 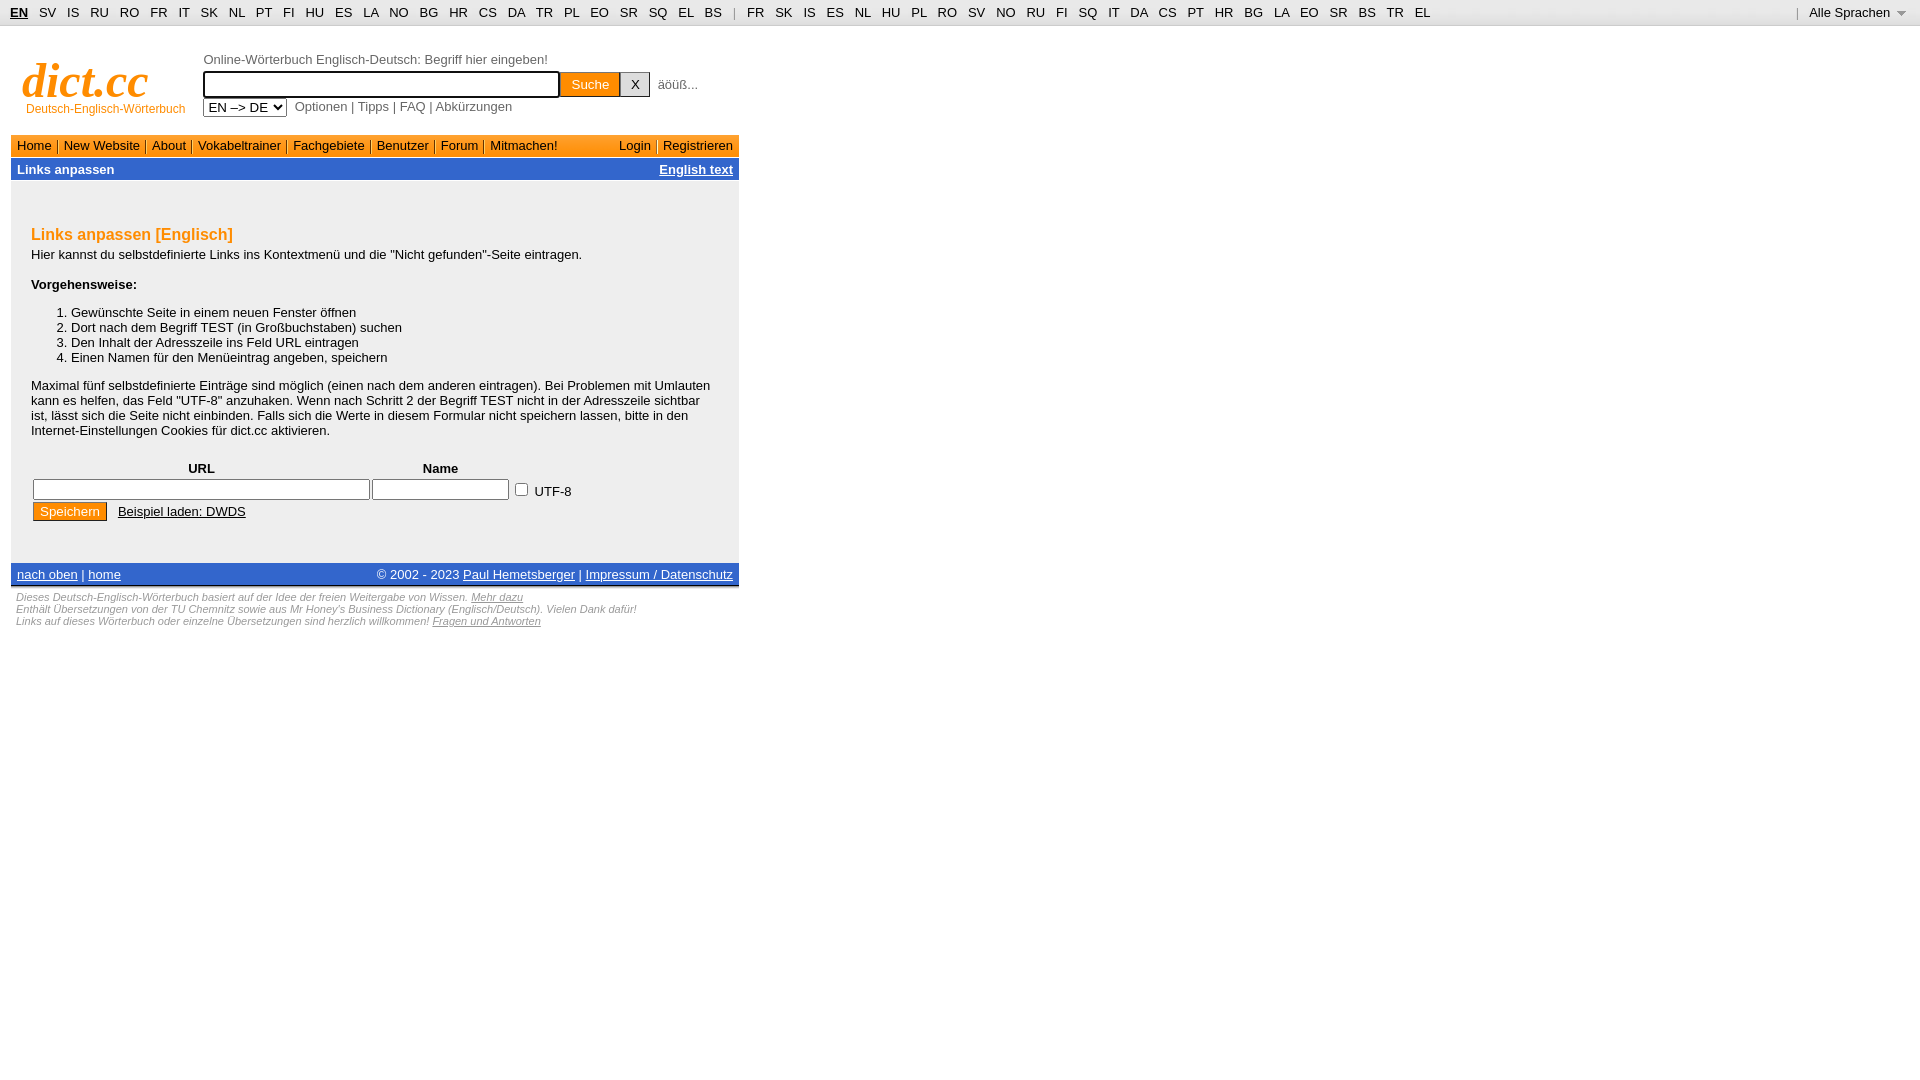 I want to click on 'EL', so click(x=685, y=12).